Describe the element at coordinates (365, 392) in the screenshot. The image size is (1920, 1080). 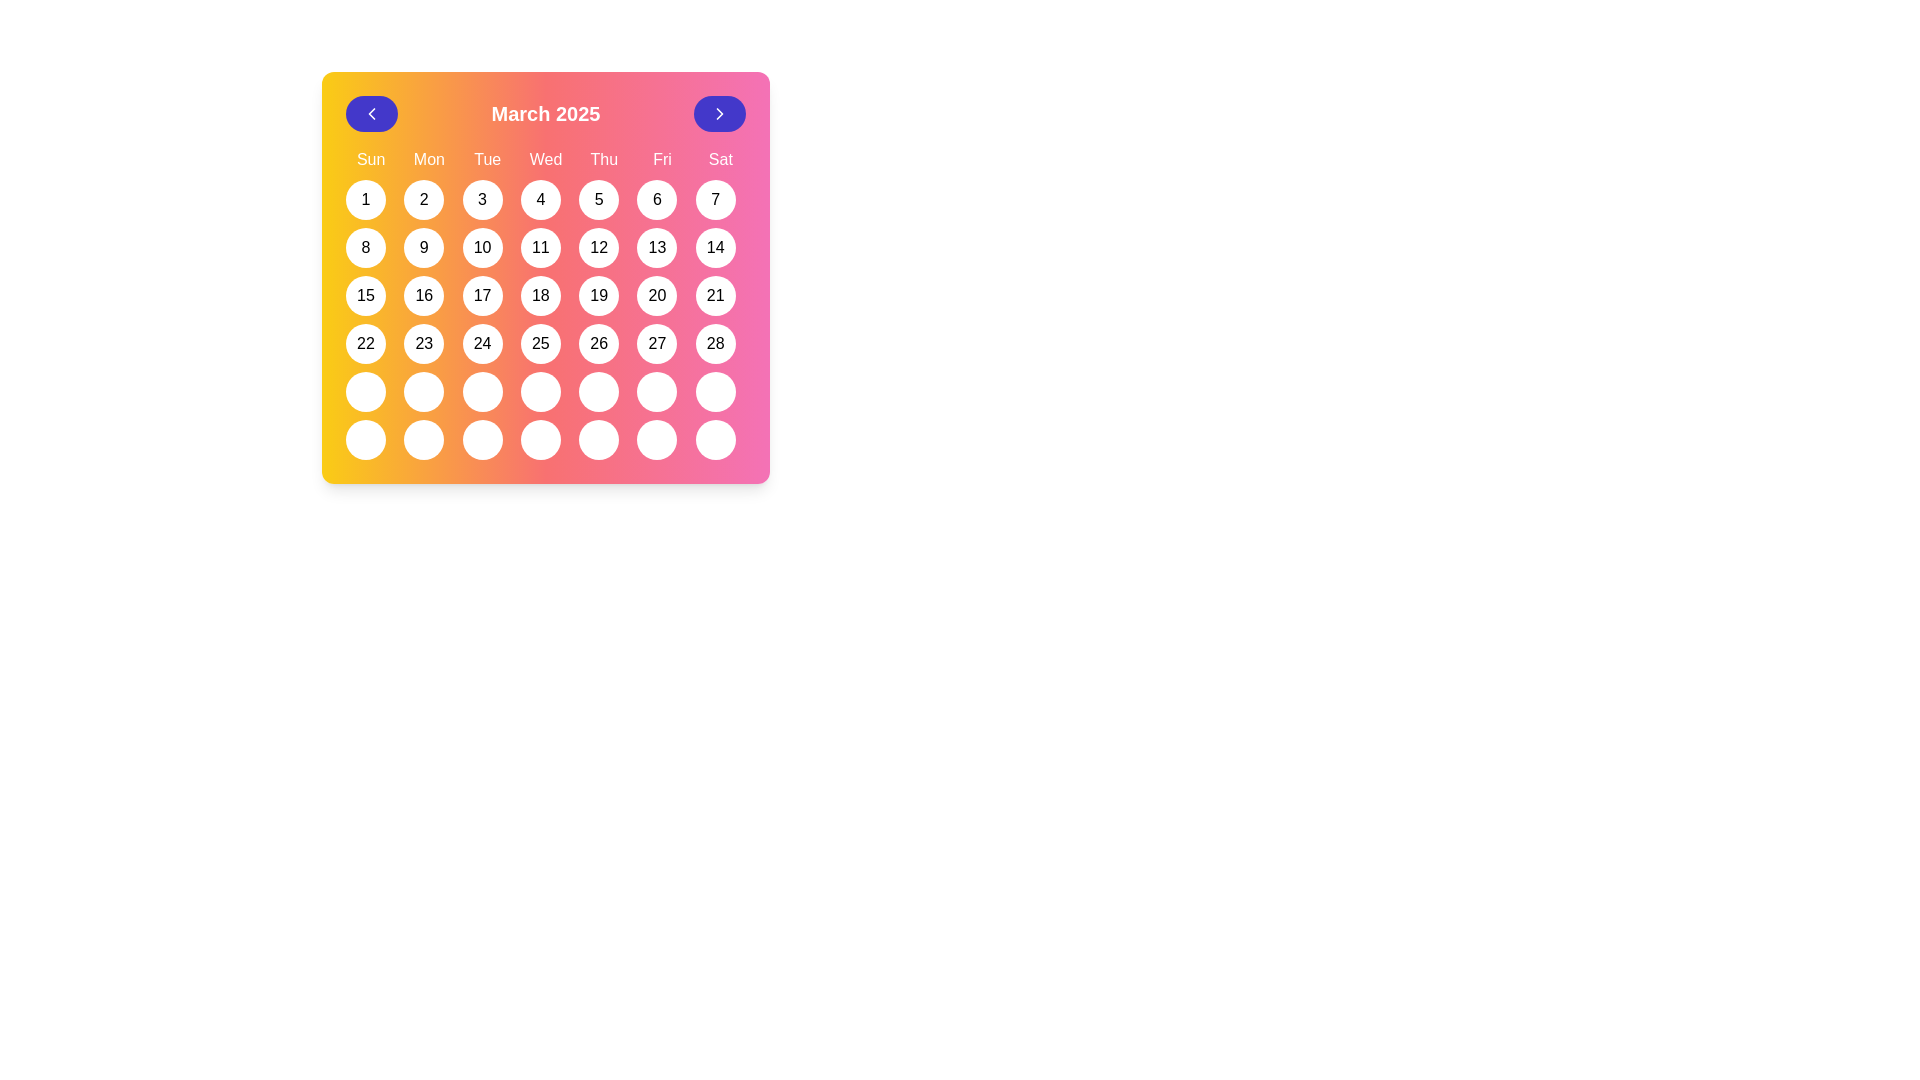
I see `the circular button with a white background located in the last row, first column of the calendar grid in the March 2025 view` at that location.